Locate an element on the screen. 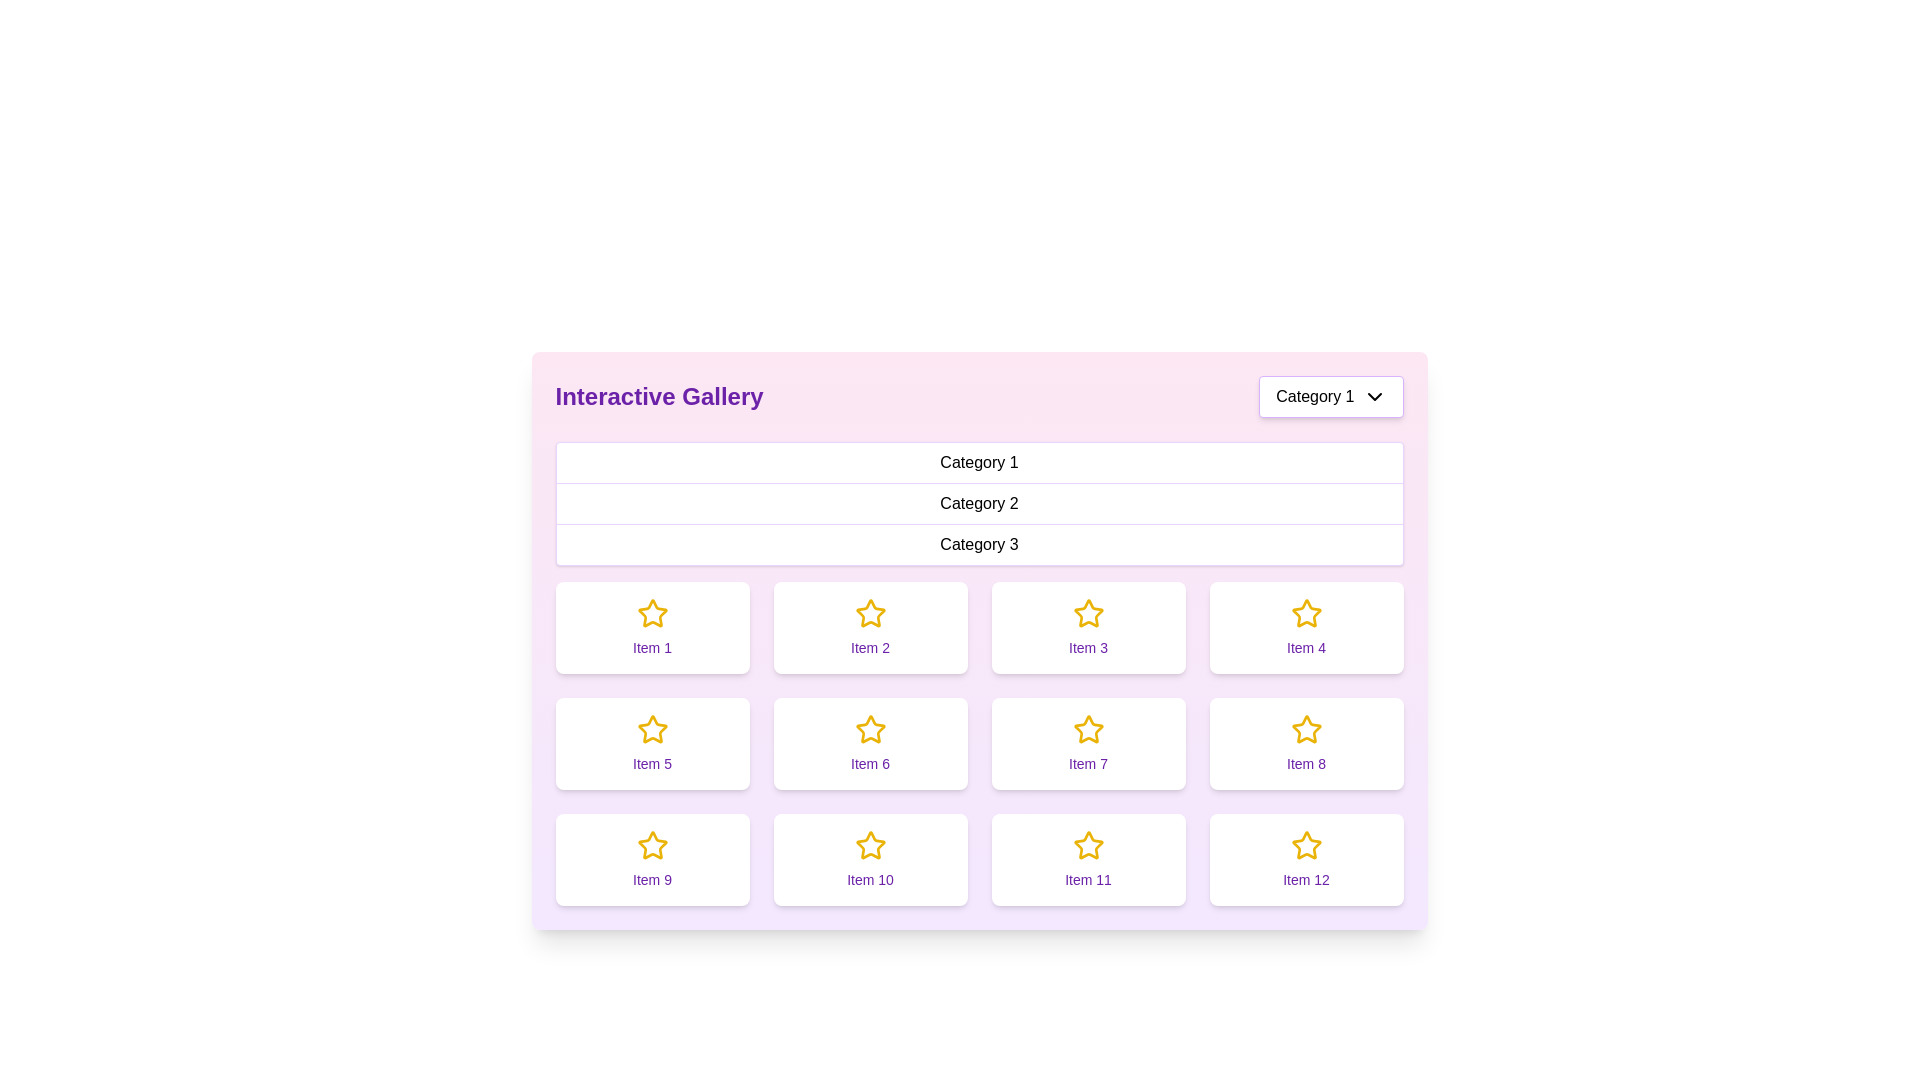 The image size is (1920, 1080). text of the purple 'Item 7' text label located below the yellow star icon within its white rounded rectangular card in the second row and third column of the grid layout under 'Category 1' is located at coordinates (1087, 763).